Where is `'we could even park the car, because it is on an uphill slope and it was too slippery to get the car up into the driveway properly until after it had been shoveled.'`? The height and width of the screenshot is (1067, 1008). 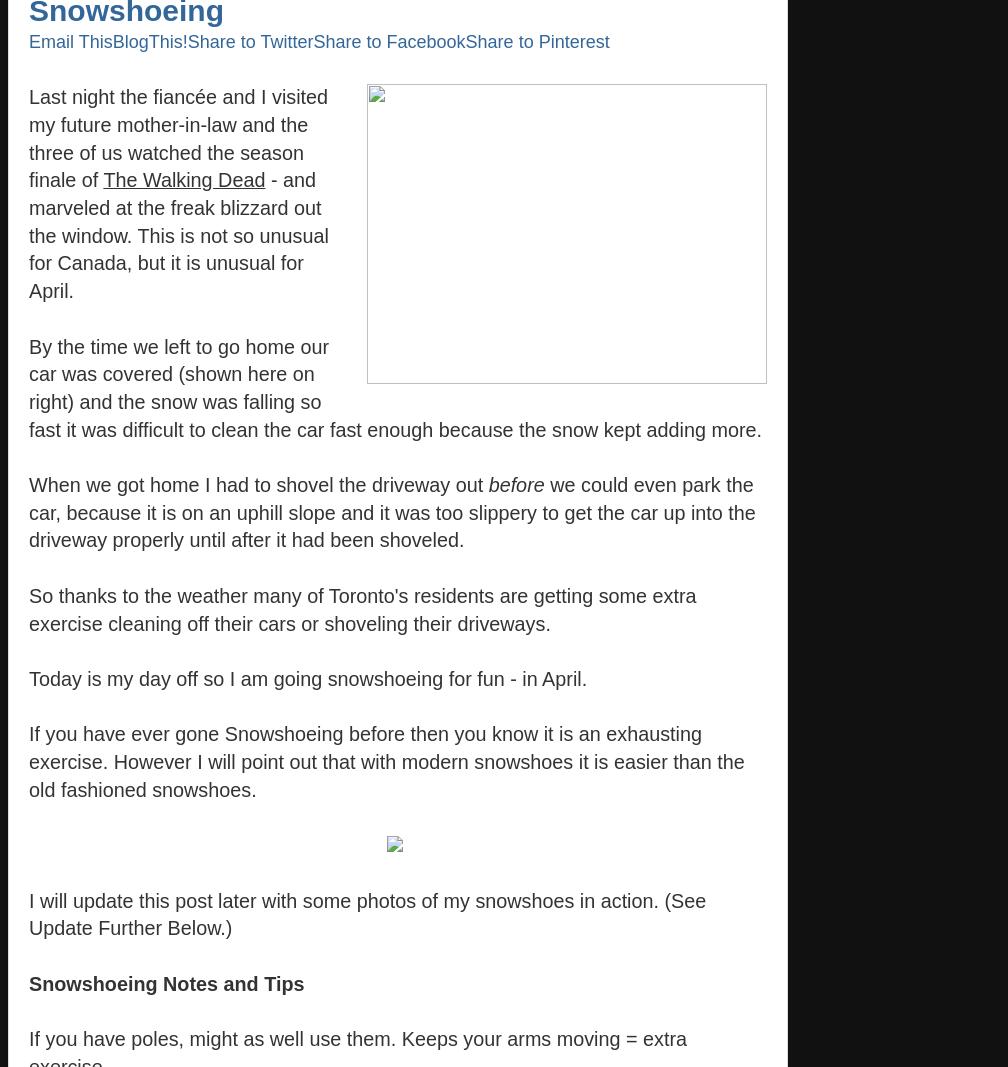
'we could even park the car, because it is on an uphill slope and it was too slippery to get the car up into the driveway properly until after it had been shoveled.' is located at coordinates (392, 511).